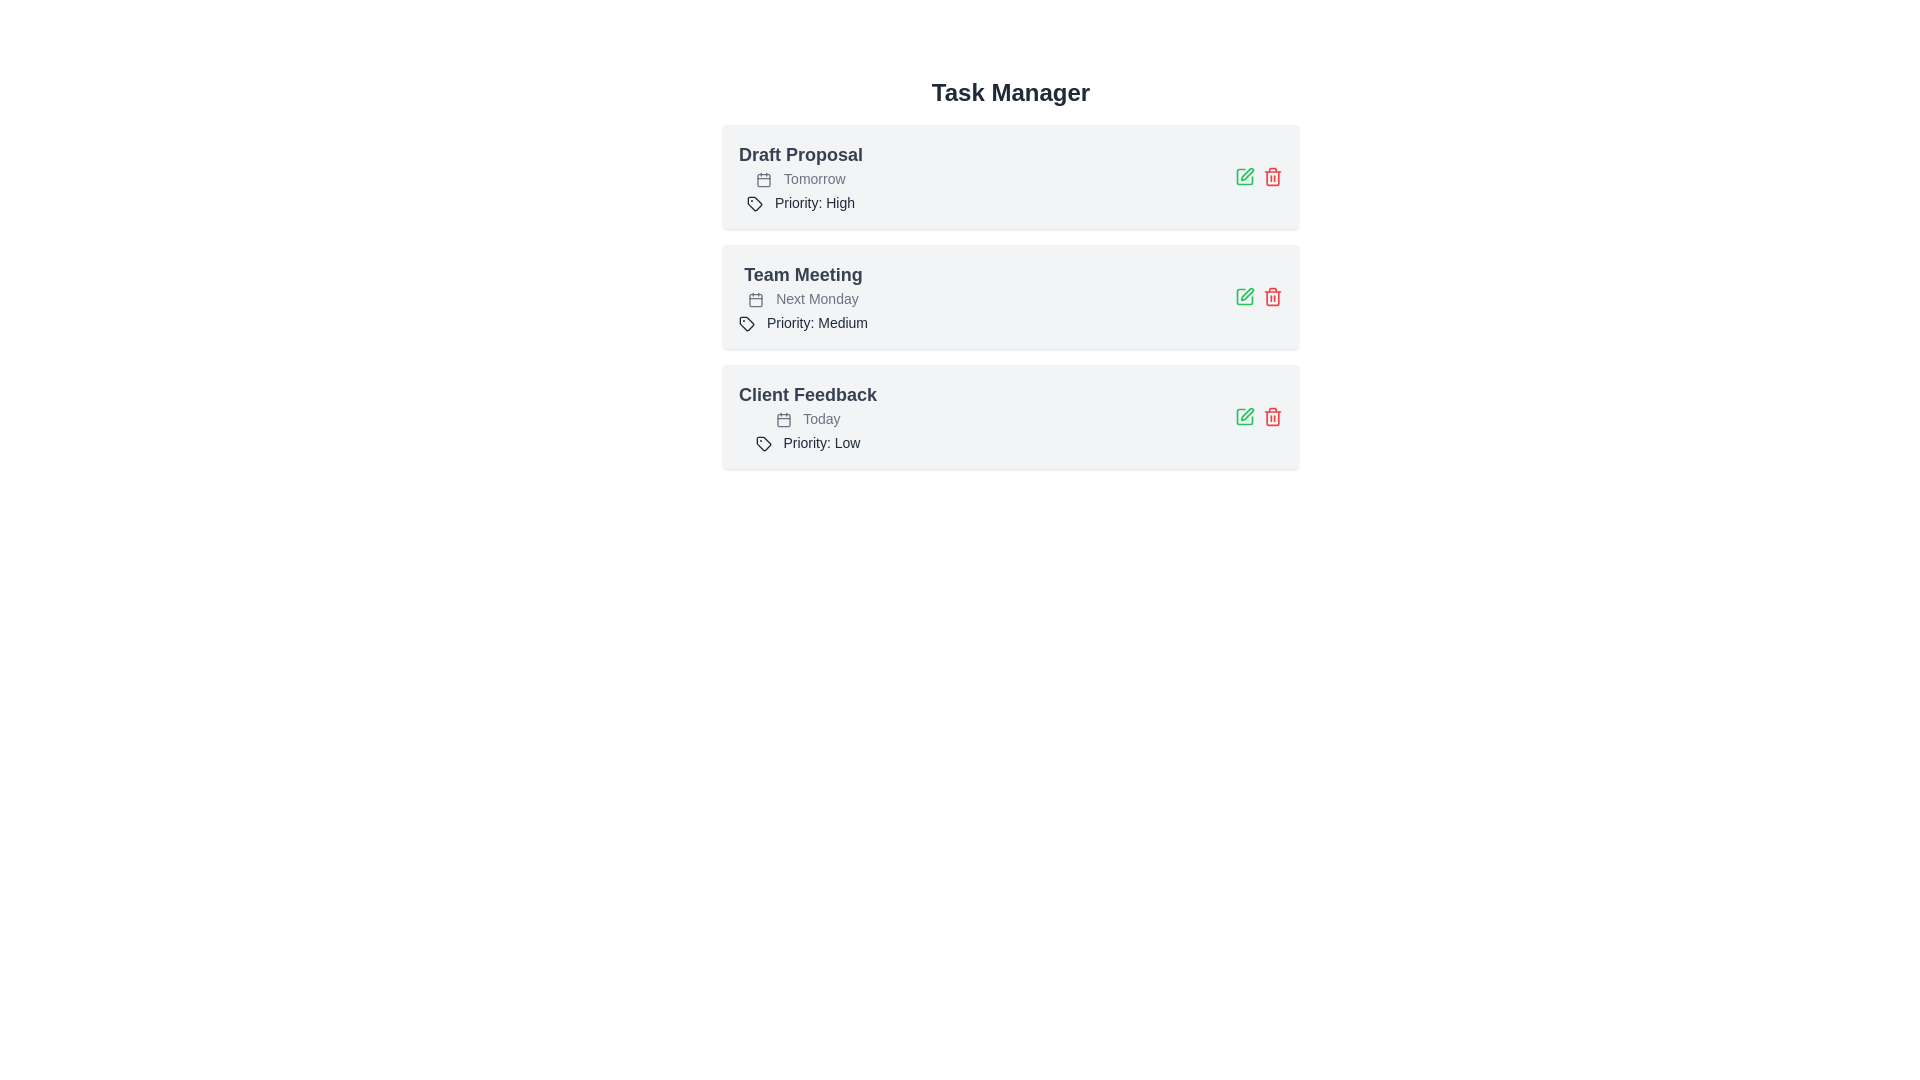 This screenshot has width=1920, height=1080. What do you see at coordinates (1243, 415) in the screenshot?
I see `the SVG graphical component that is part of the edit icon for the 'Client Feedback' task, located towards the right end of the task entry row` at bounding box center [1243, 415].